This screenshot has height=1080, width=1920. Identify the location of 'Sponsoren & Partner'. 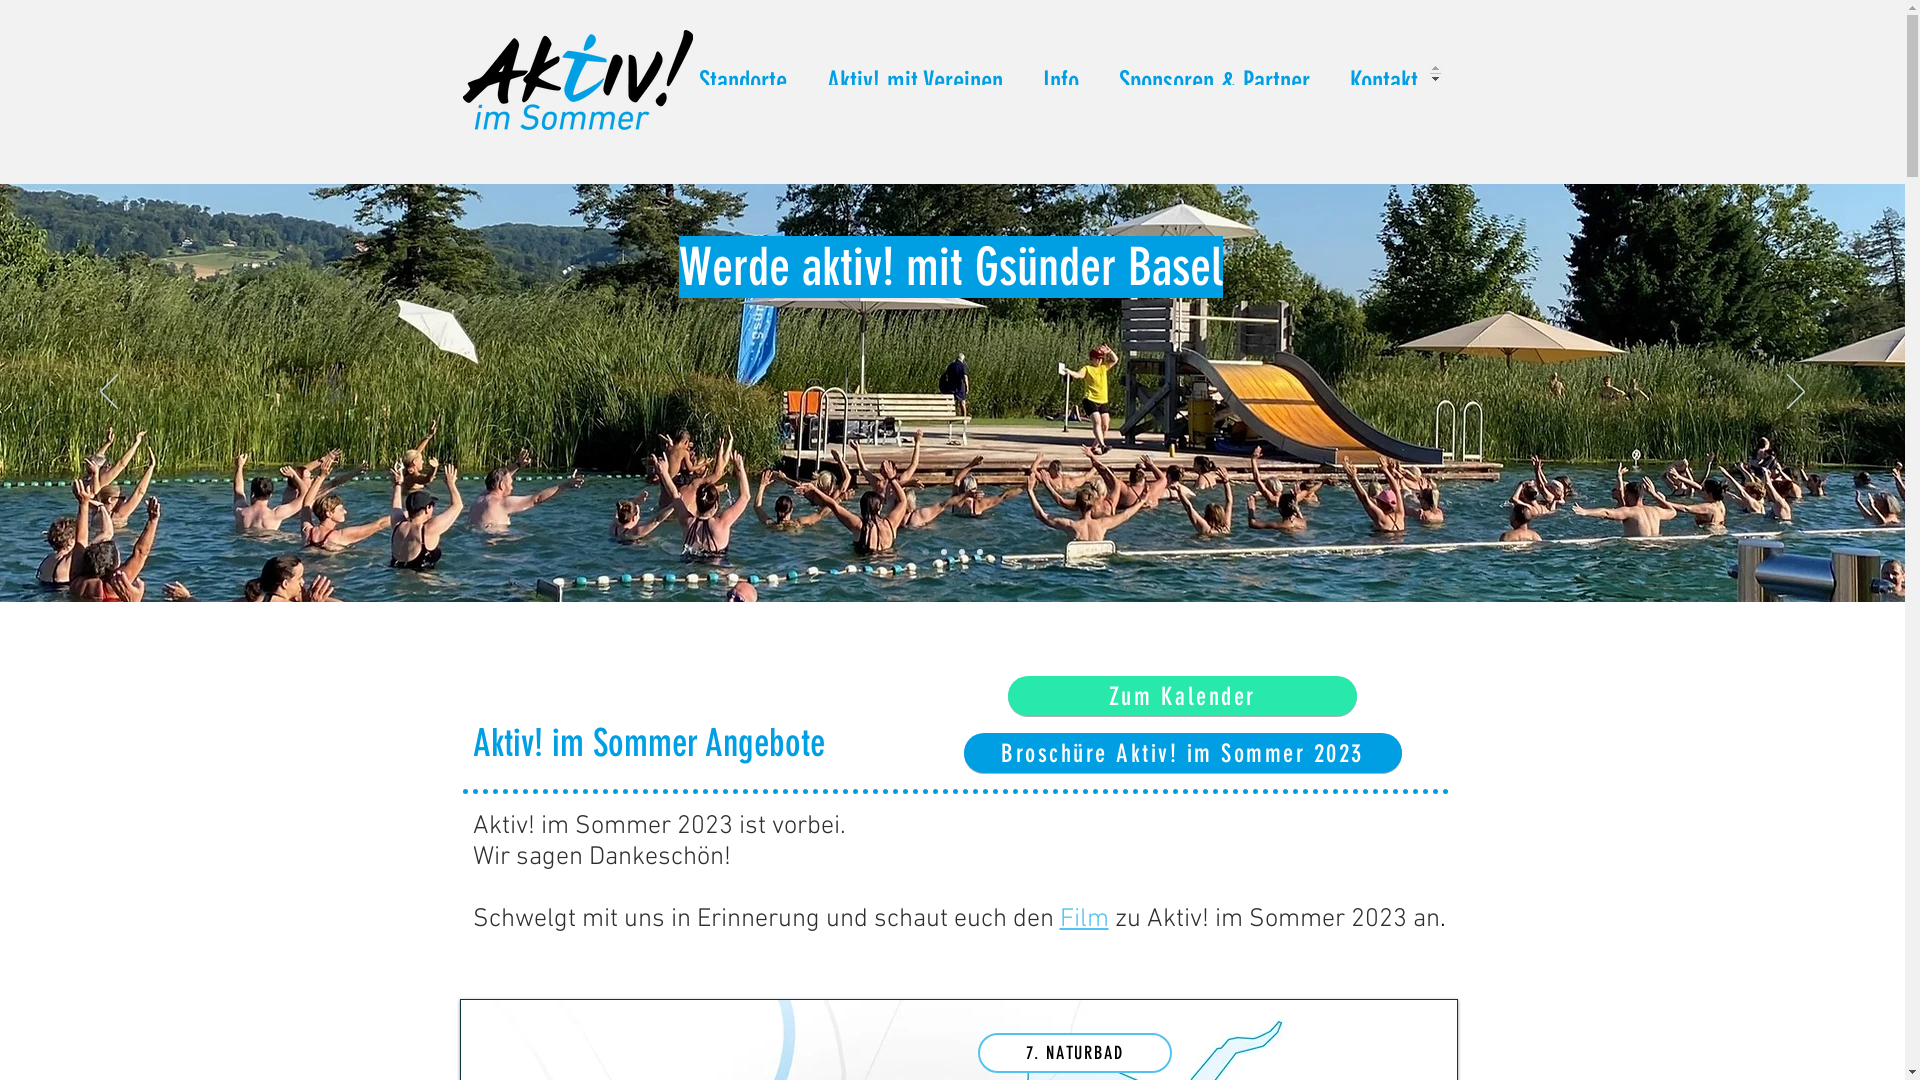
(1212, 72).